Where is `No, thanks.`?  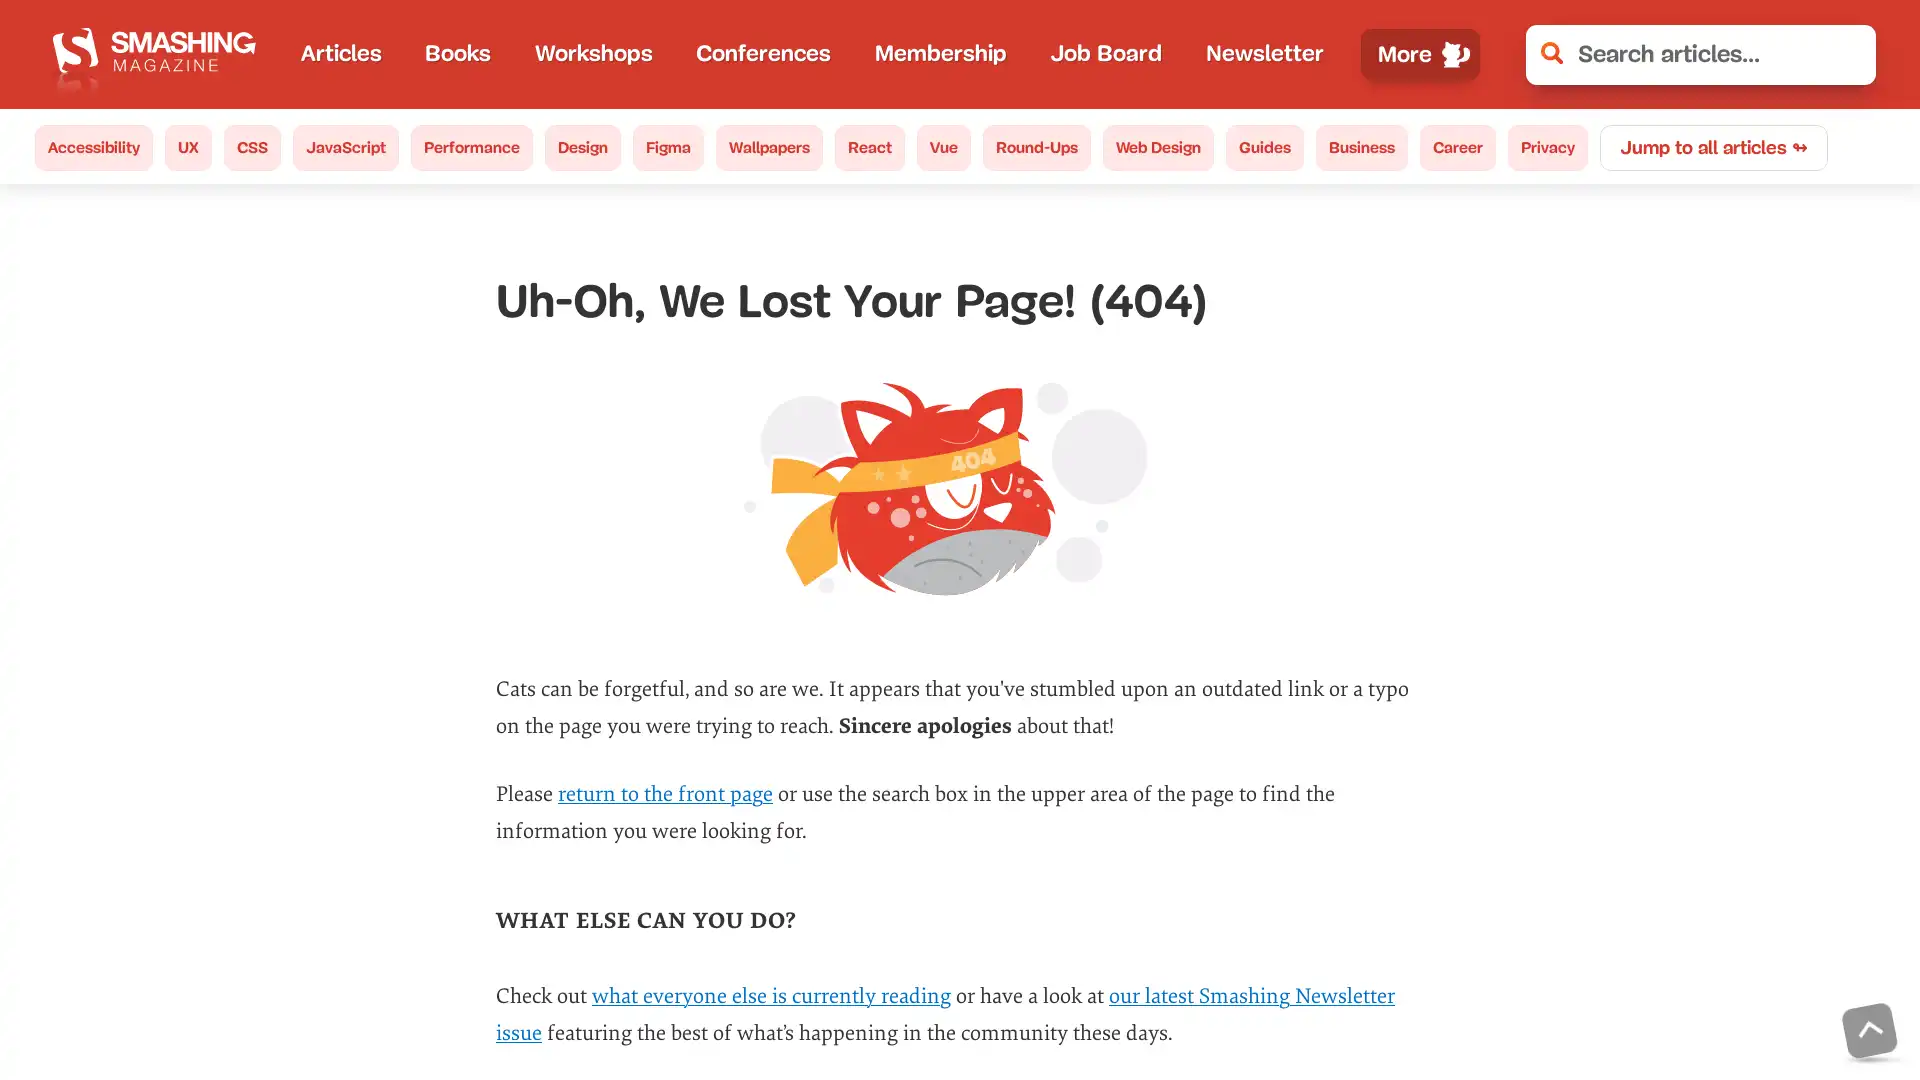
No, thanks. is located at coordinates (1570, 999).